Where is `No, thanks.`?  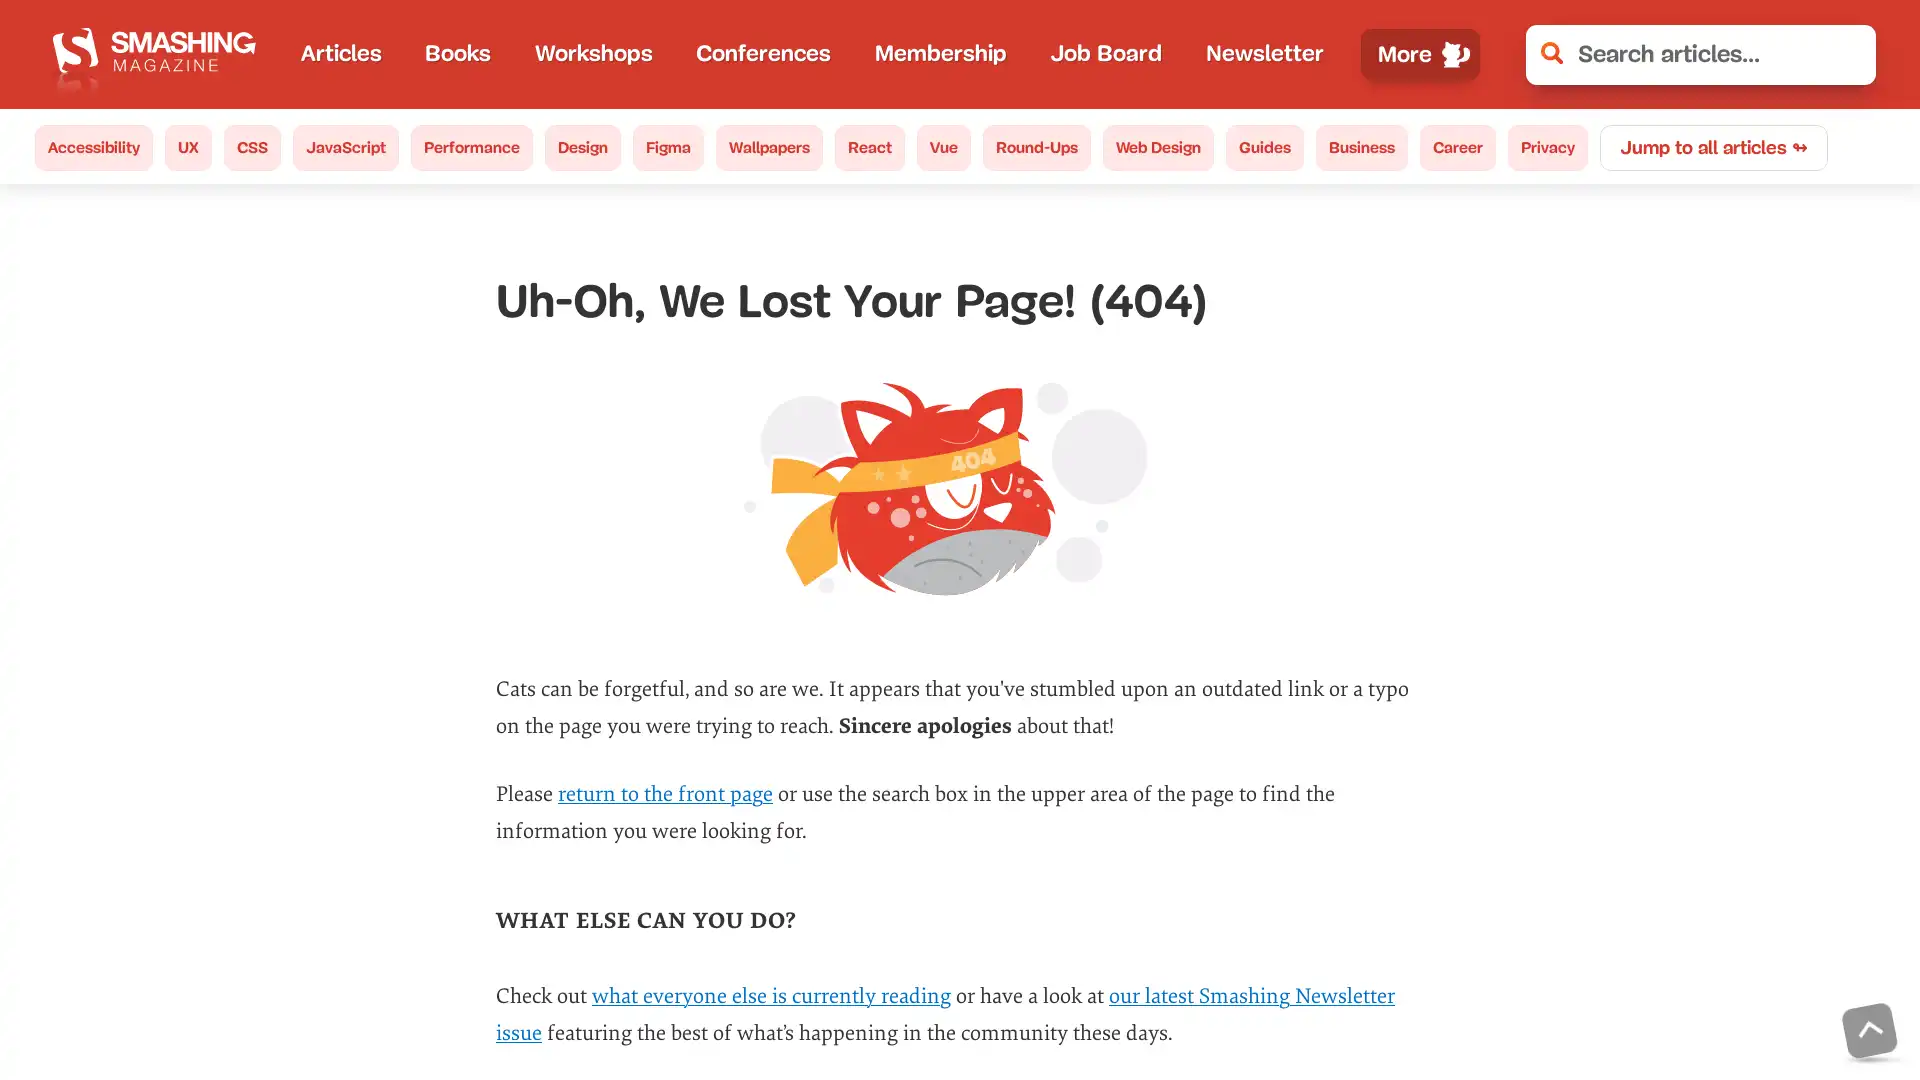
No, thanks. is located at coordinates (1570, 999).